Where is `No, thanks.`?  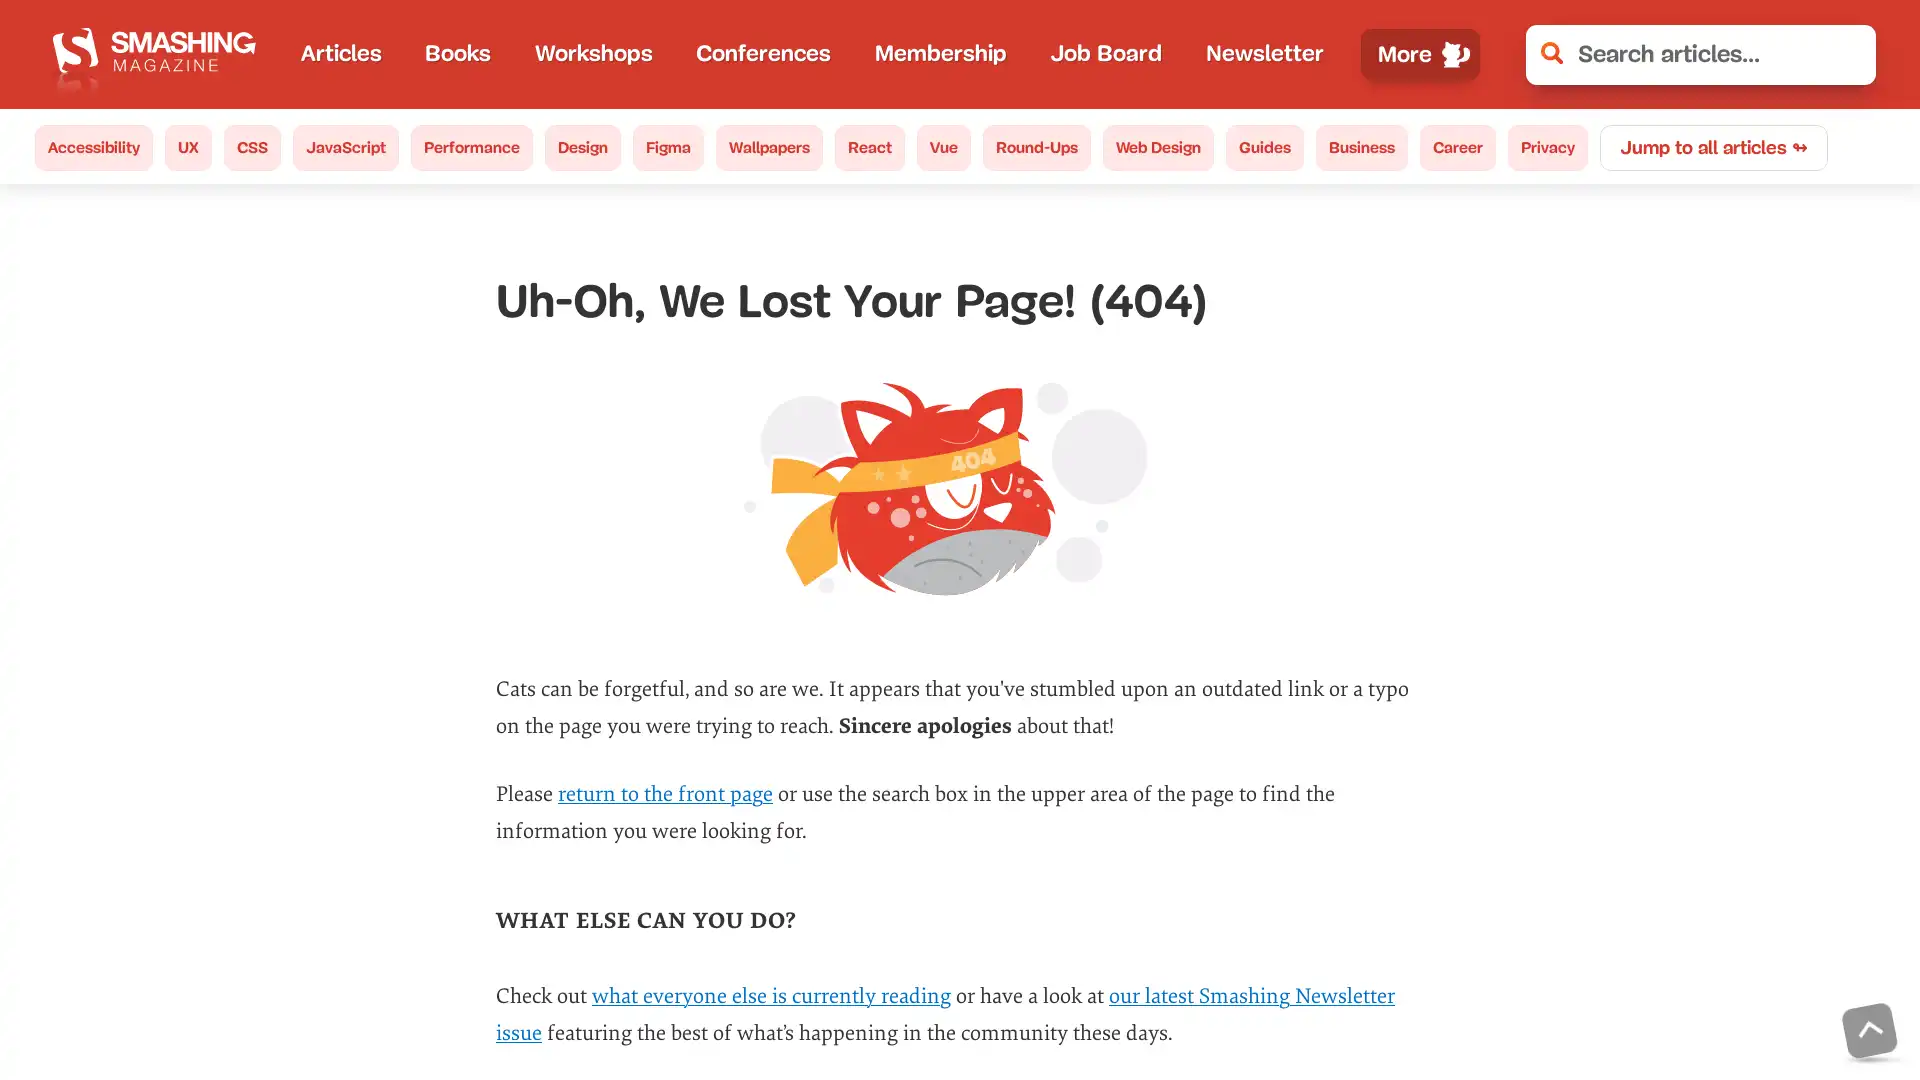
No, thanks. is located at coordinates (1570, 999).